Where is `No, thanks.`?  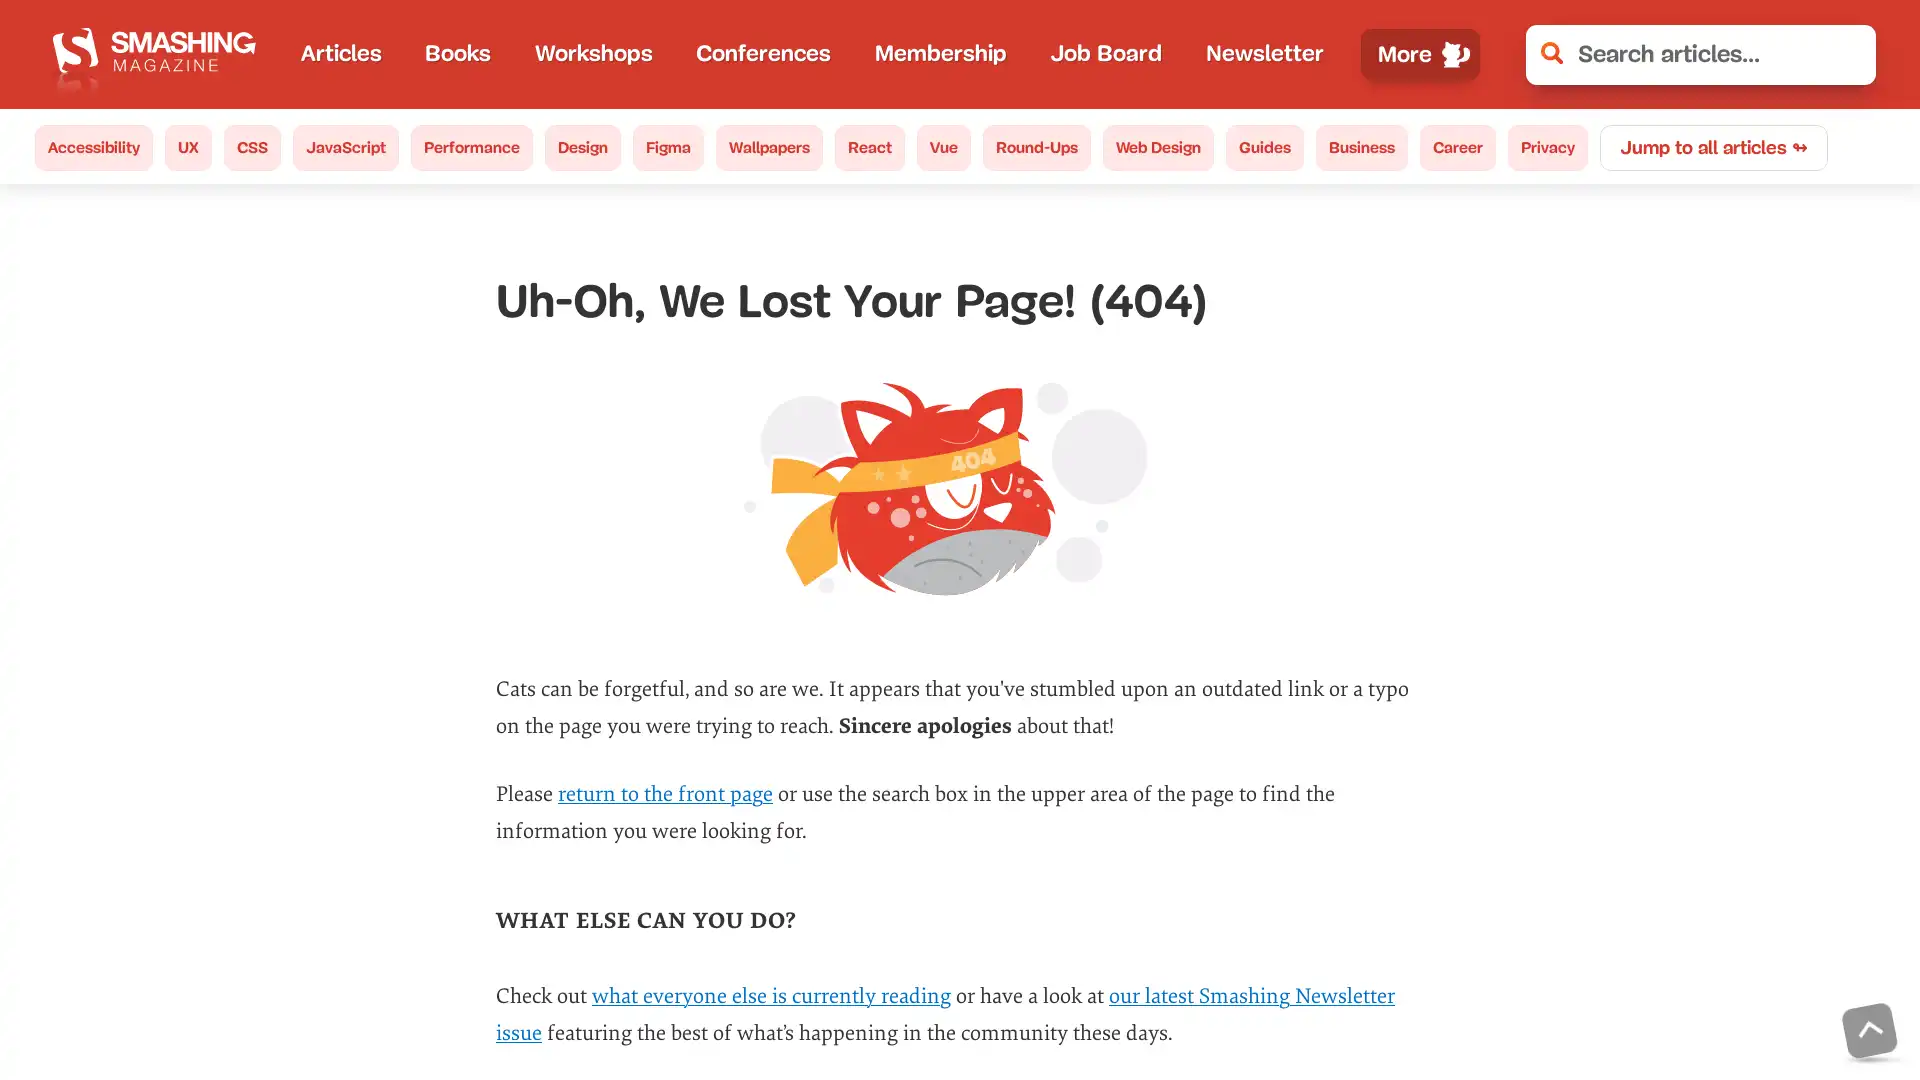
No, thanks. is located at coordinates (1570, 999).